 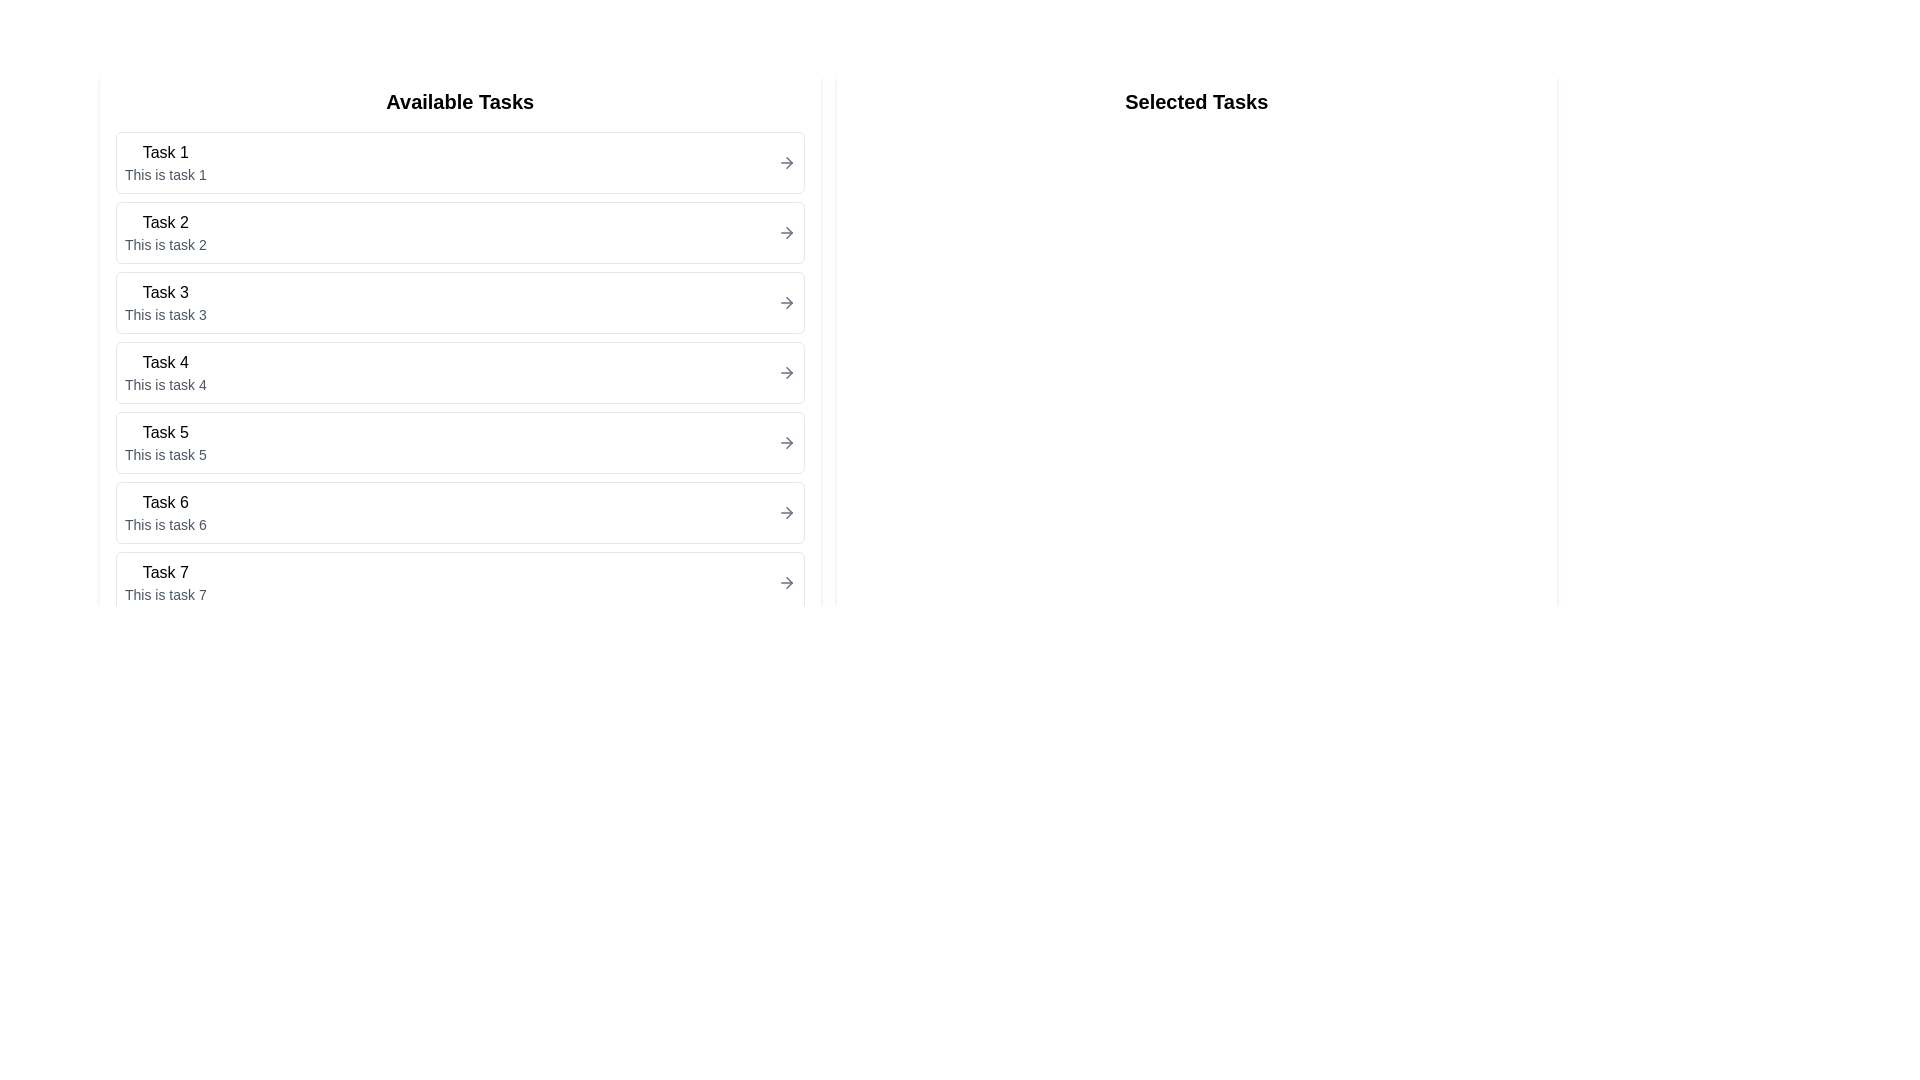 What do you see at coordinates (785, 303) in the screenshot?
I see `the arrow icon located next to 'Task 4' in the 'Available Tasks' section` at bounding box center [785, 303].